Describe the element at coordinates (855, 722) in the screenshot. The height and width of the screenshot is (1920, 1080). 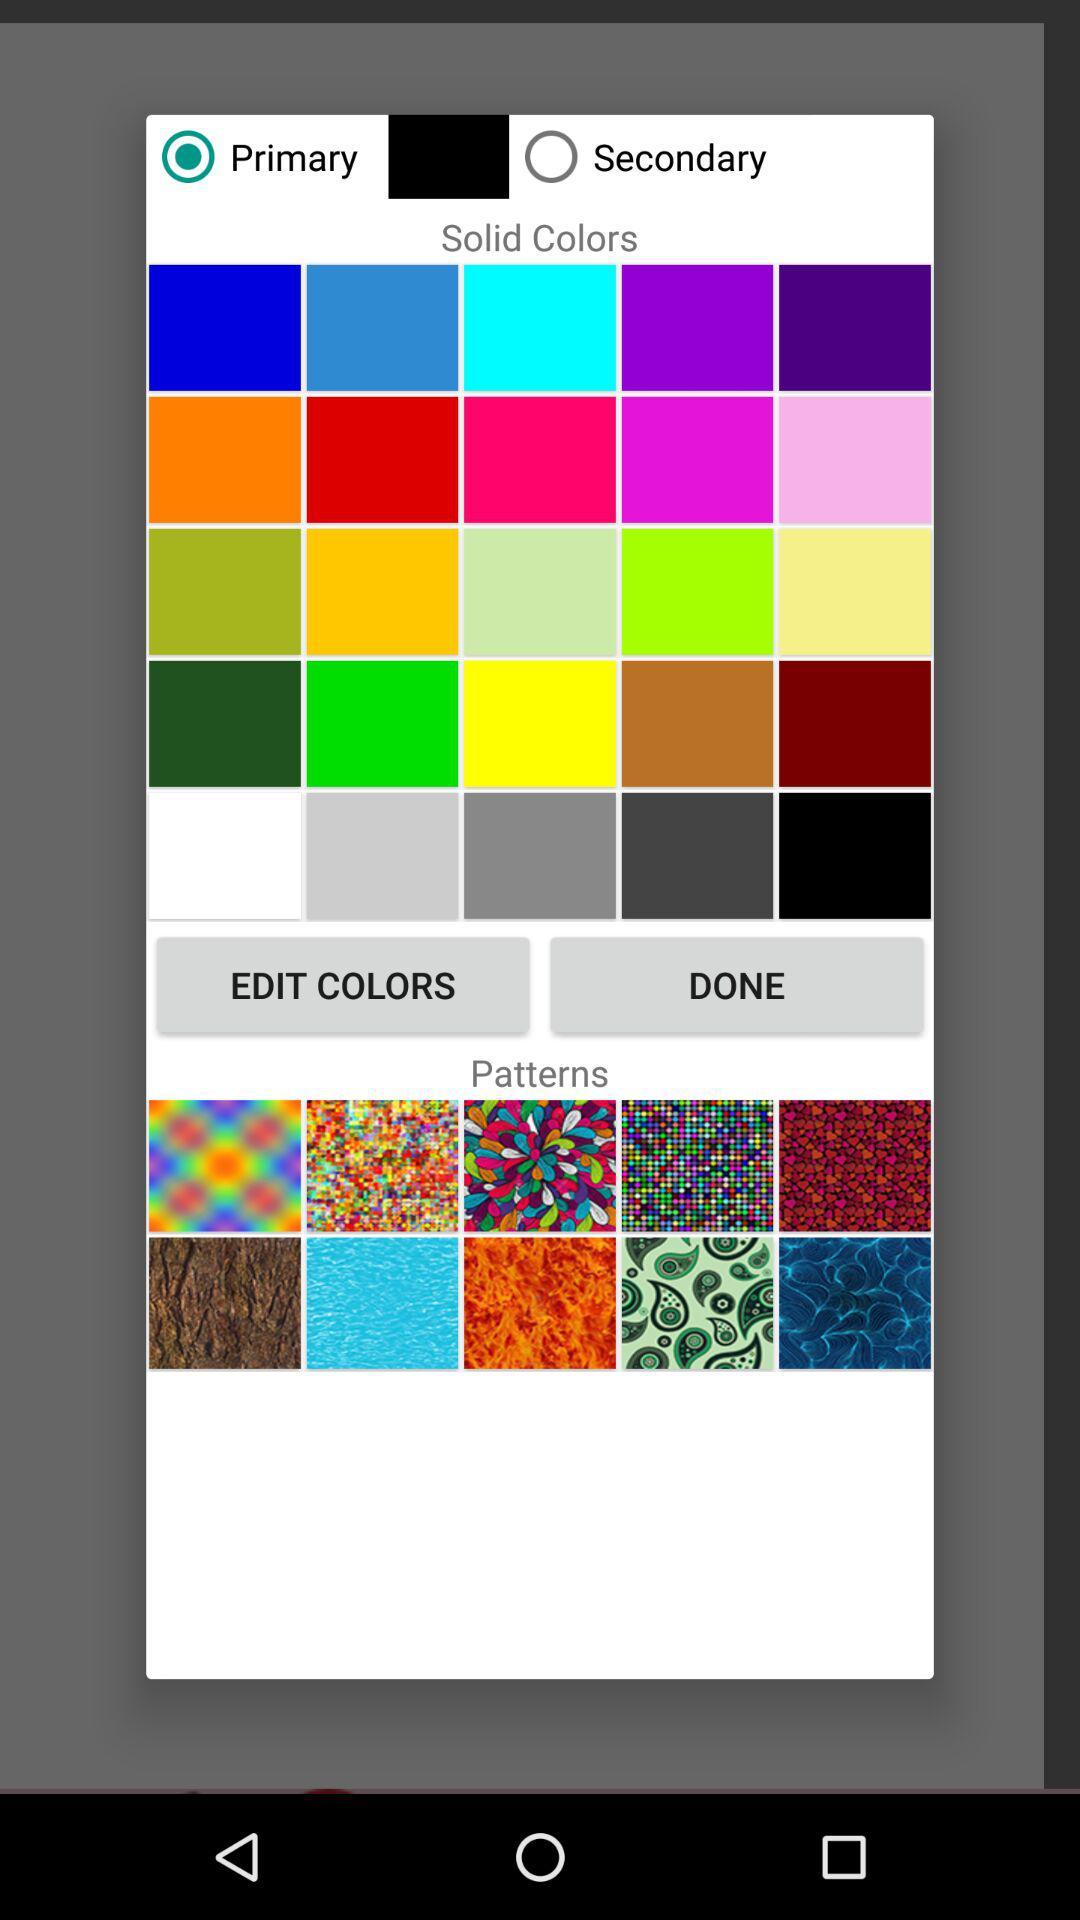
I see `red` at that location.